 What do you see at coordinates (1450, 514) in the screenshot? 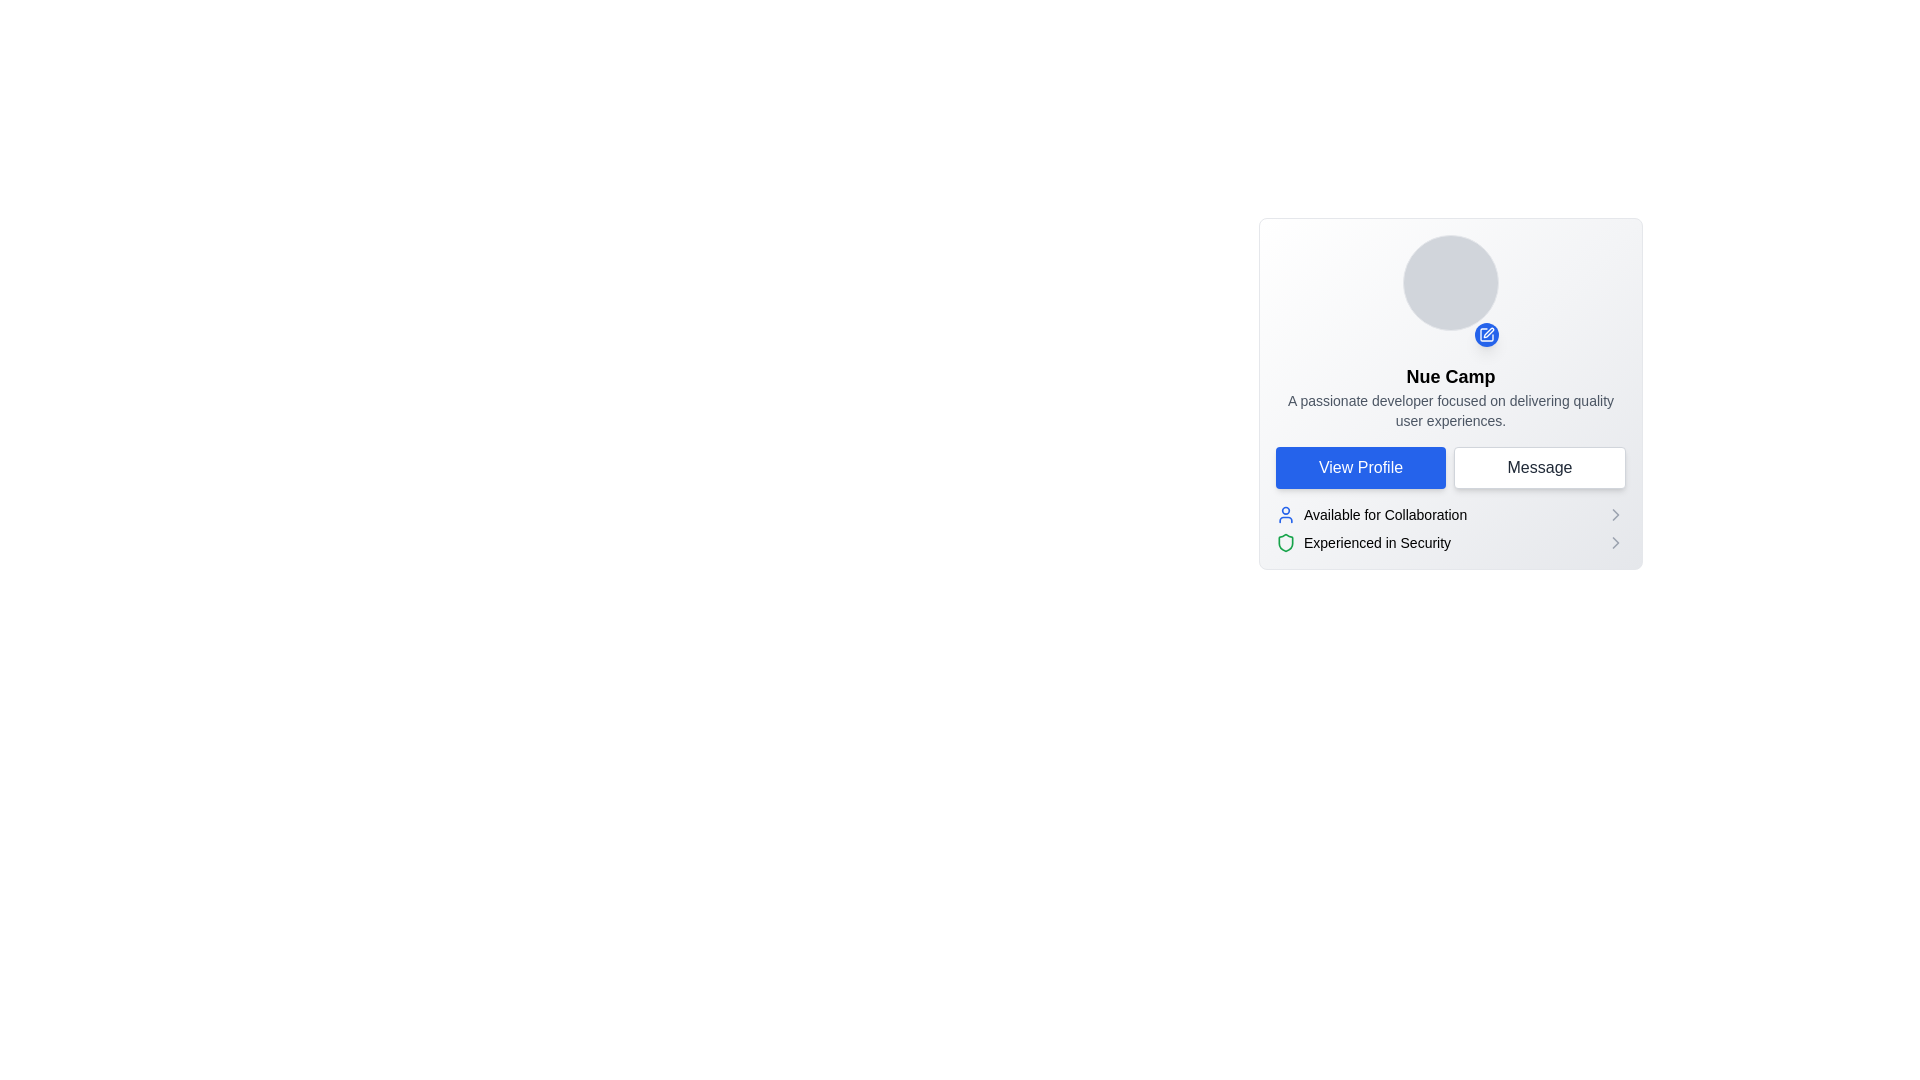
I see `text of the informational label indicating 'Available for Collaboration' located within the profile card layout, positioned above the 'Experienced in Security' item` at bounding box center [1450, 514].